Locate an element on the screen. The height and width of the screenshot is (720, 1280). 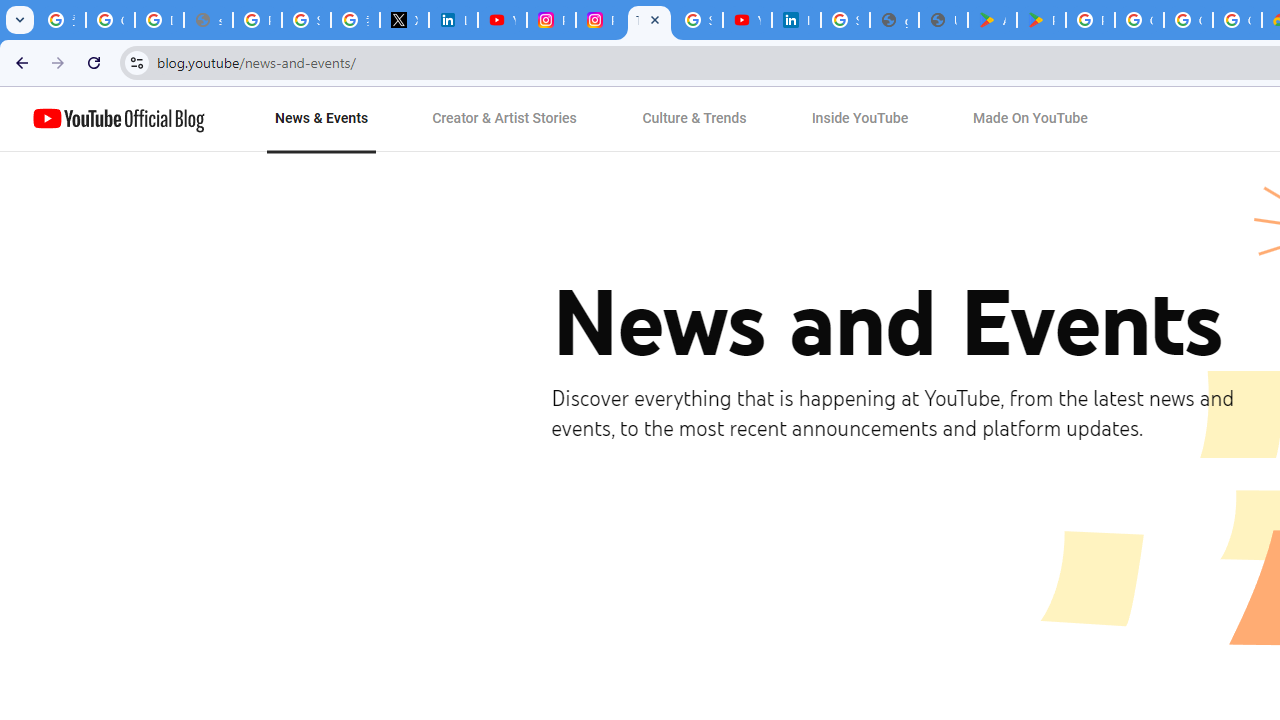
'Culture & Trends' is located at coordinates (695, 119).